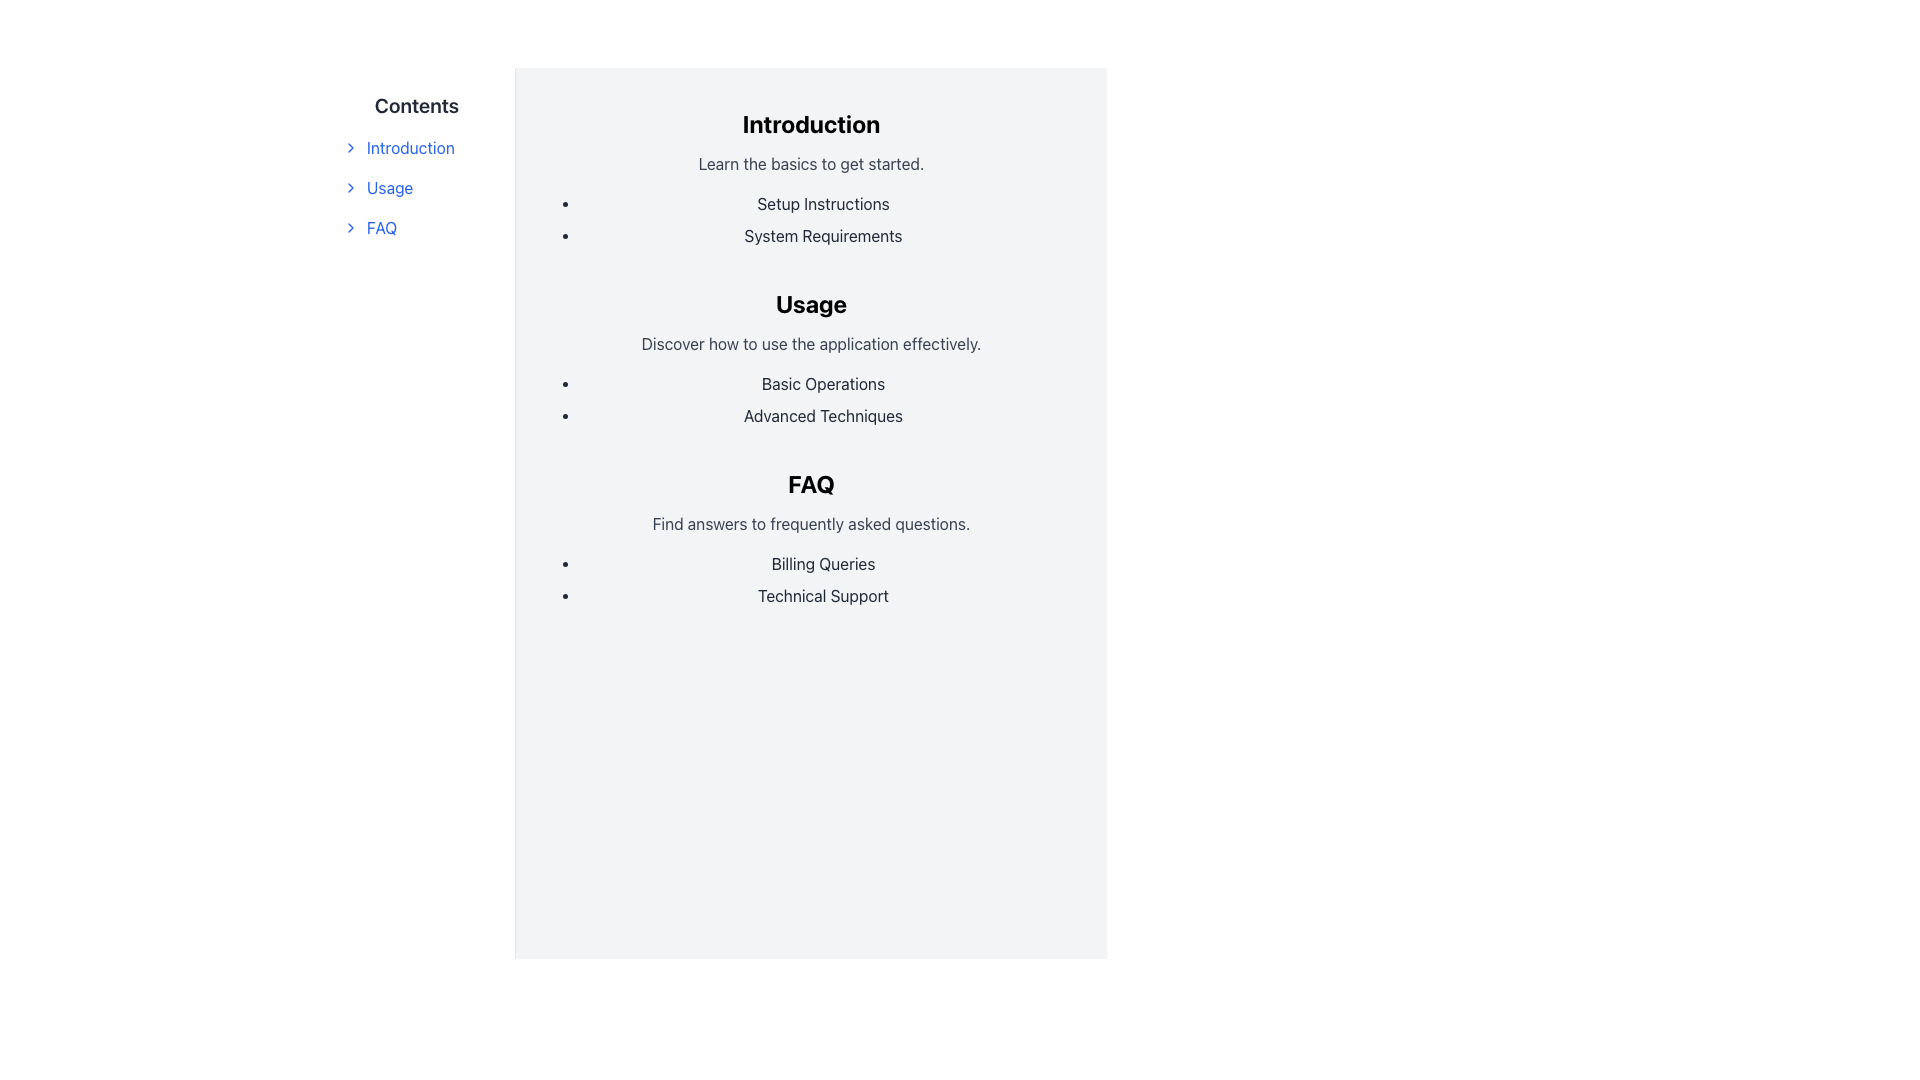 The image size is (1920, 1080). What do you see at coordinates (350, 226) in the screenshot?
I see `the chevron icon located in the navigational sidebar under the 'Contents' heading, which is positioned next to the 'FAQ' link` at bounding box center [350, 226].